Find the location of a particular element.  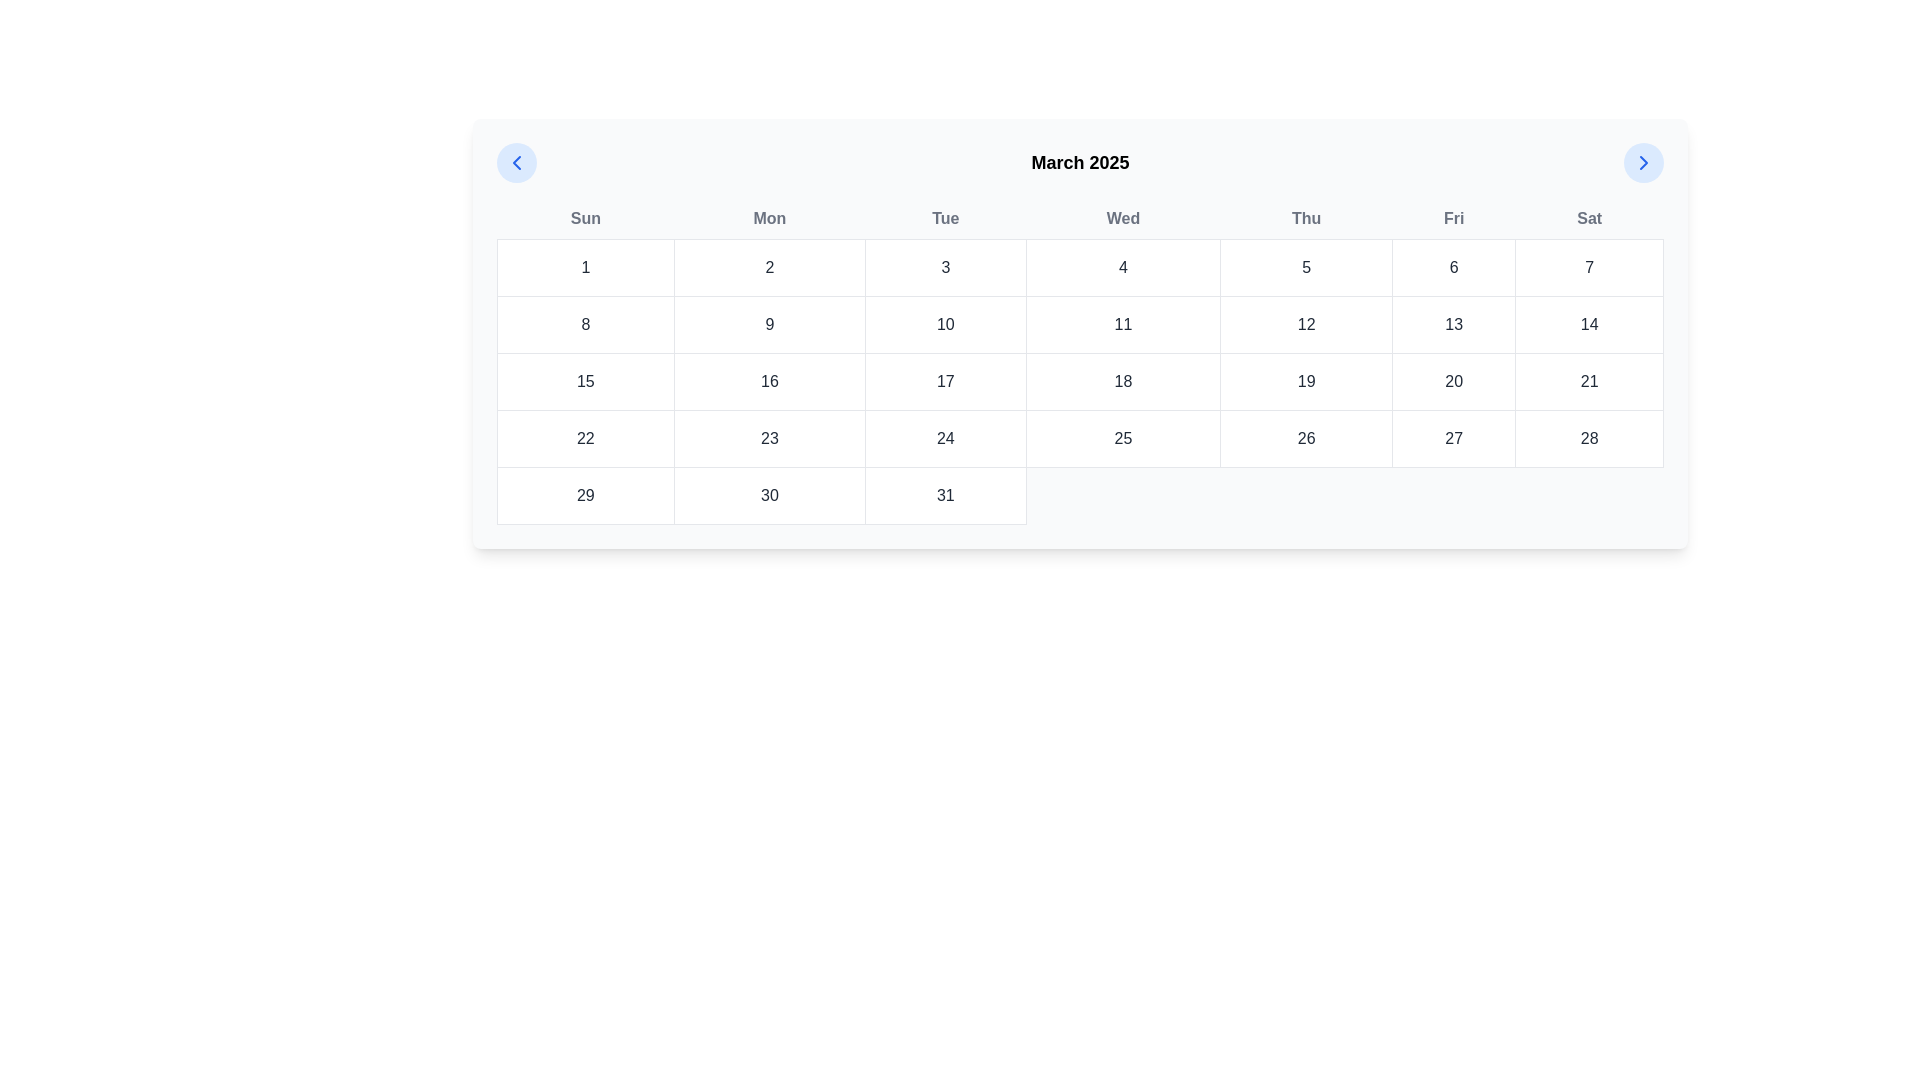

the selectable calendar date item representing the date '5', located under the 'Thu' column header in the calendar interface is located at coordinates (1306, 266).